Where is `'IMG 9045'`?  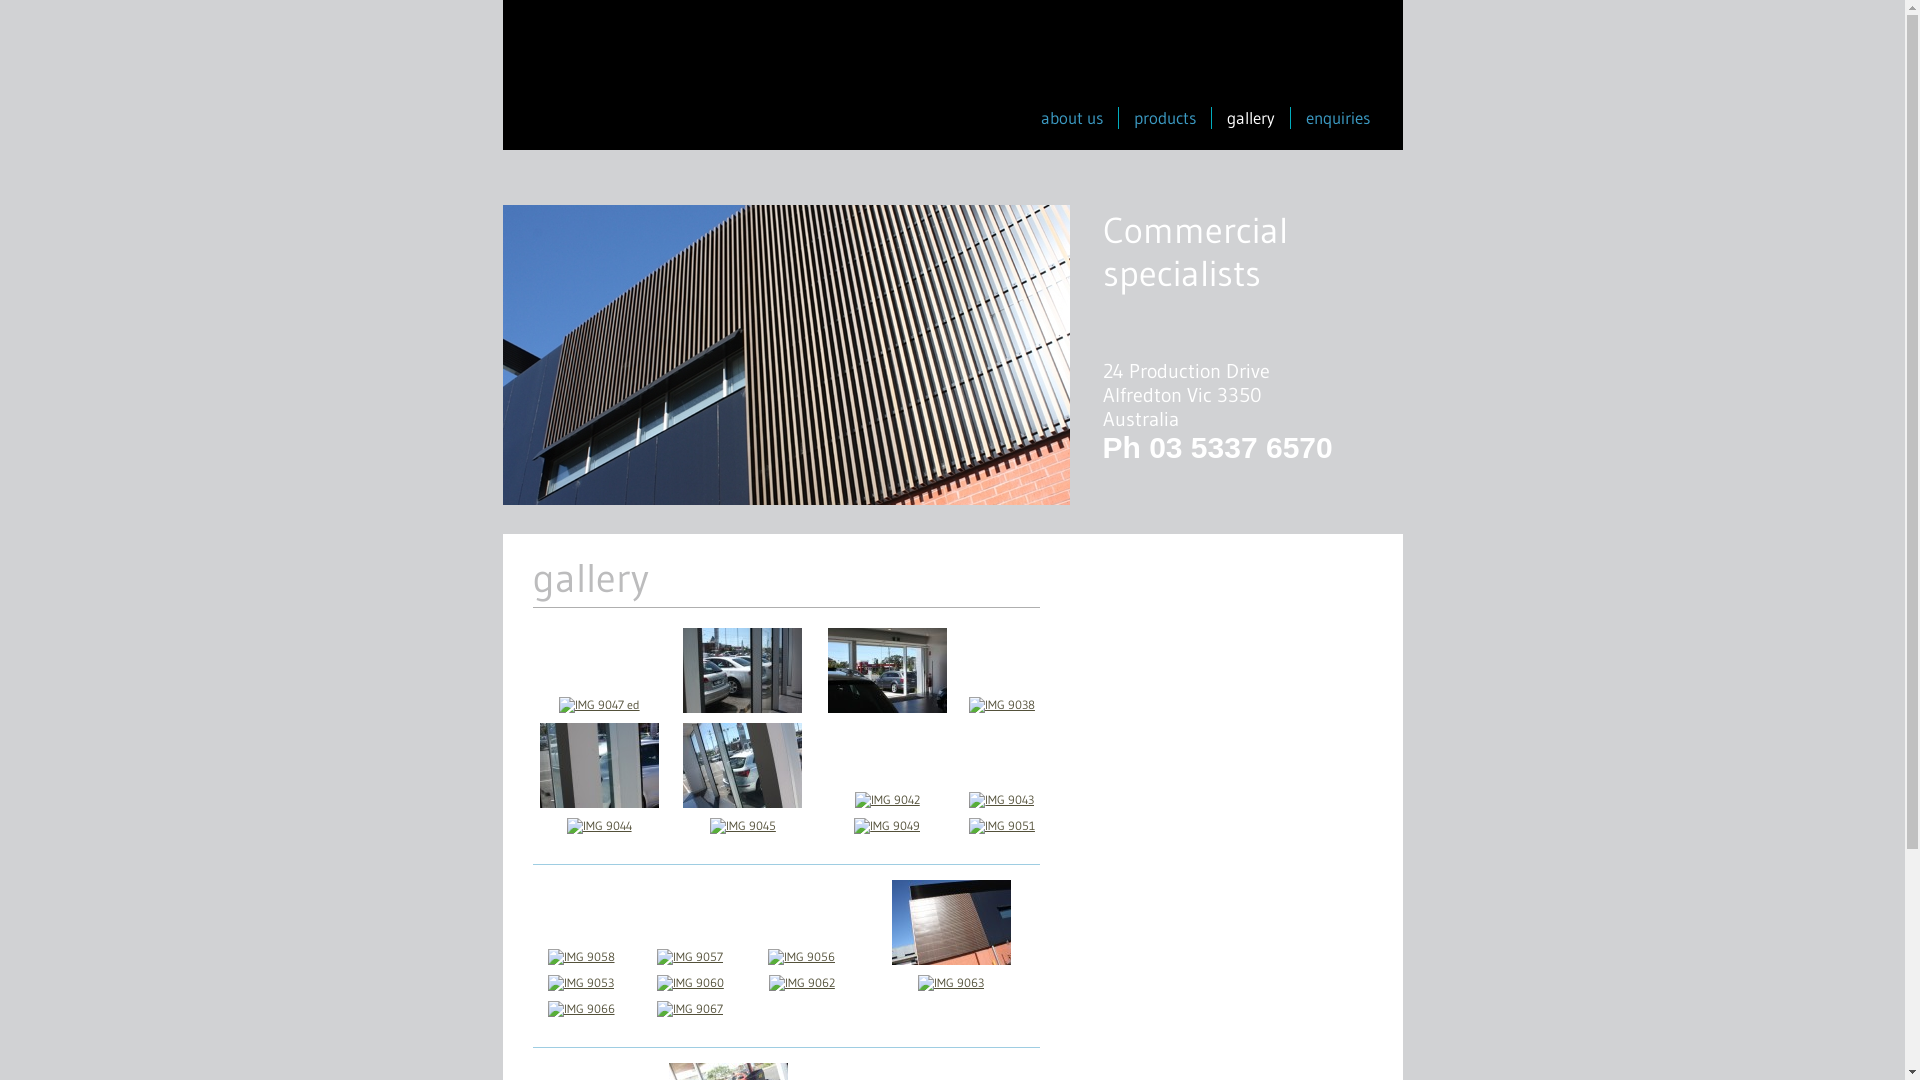
'IMG 9045' is located at coordinates (742, 826).